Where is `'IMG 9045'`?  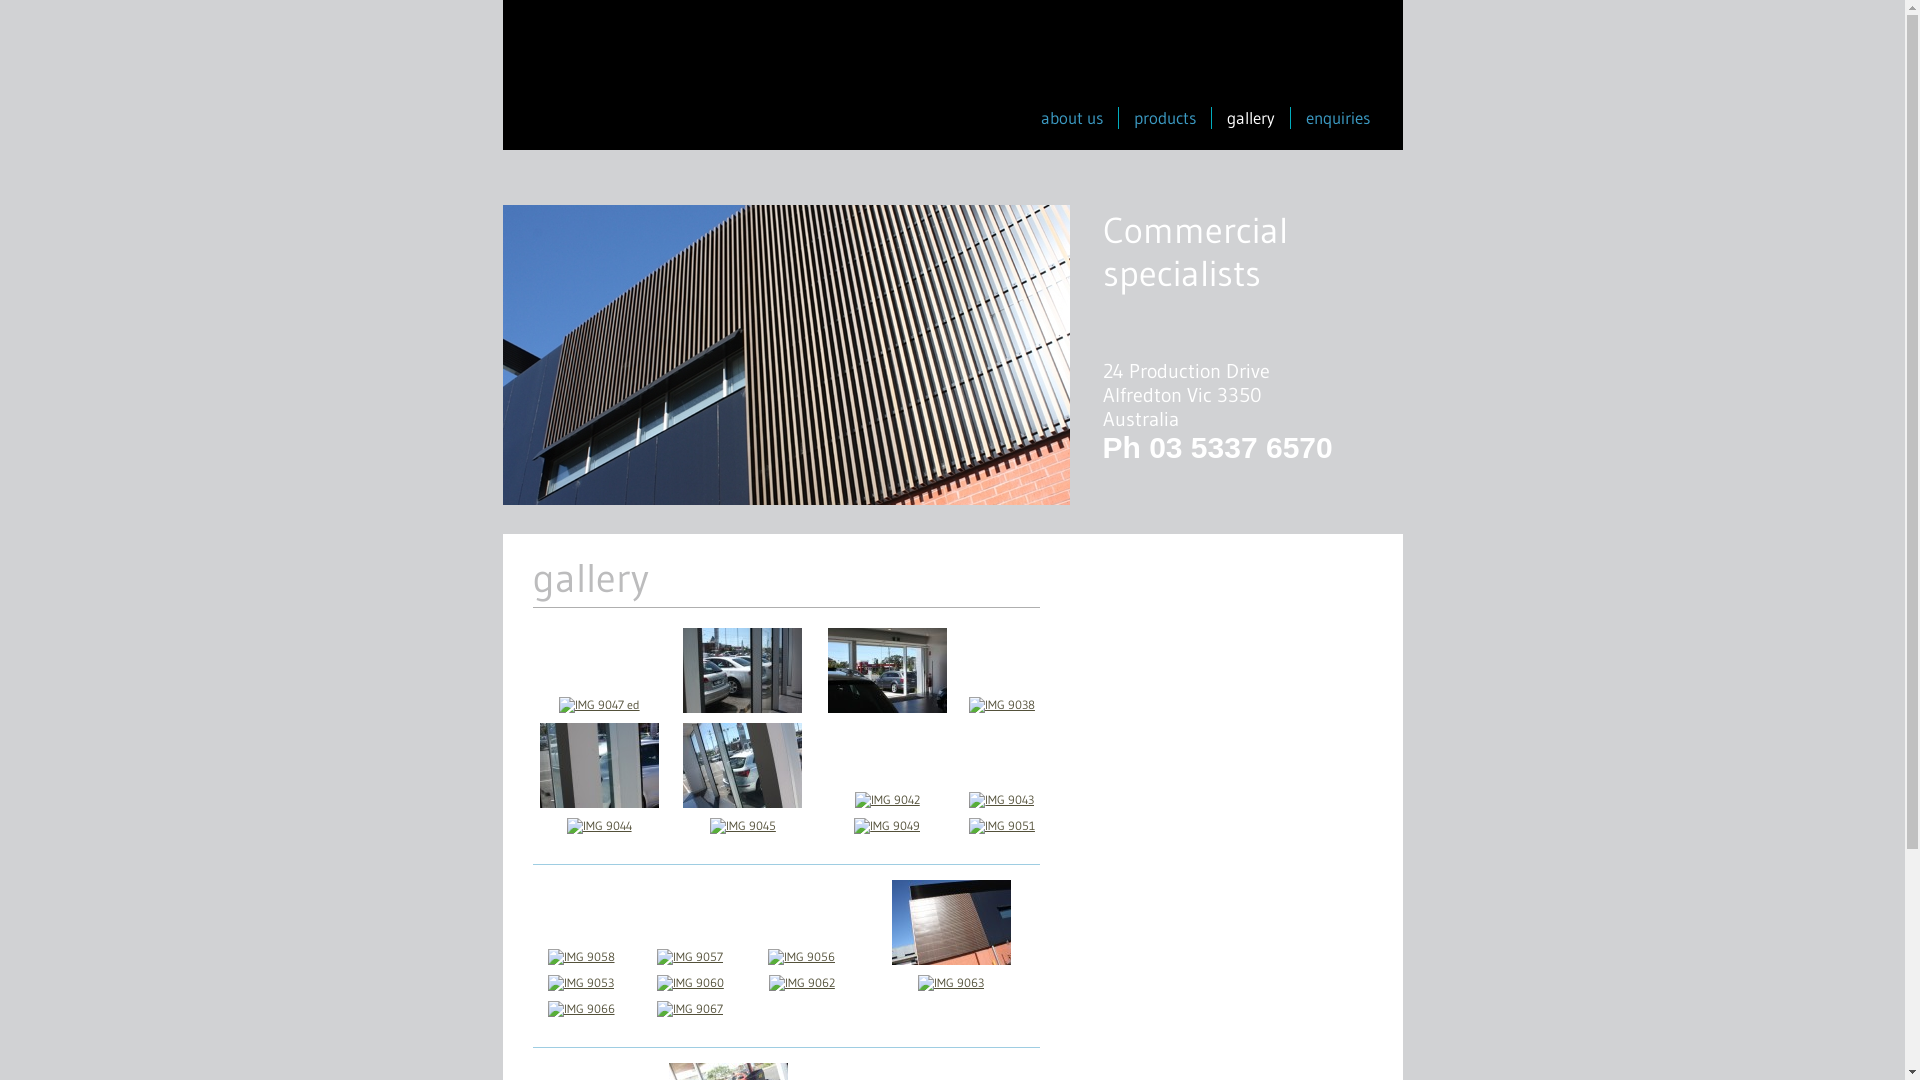
'IMG 9045' is located at coordinates (742, 826).